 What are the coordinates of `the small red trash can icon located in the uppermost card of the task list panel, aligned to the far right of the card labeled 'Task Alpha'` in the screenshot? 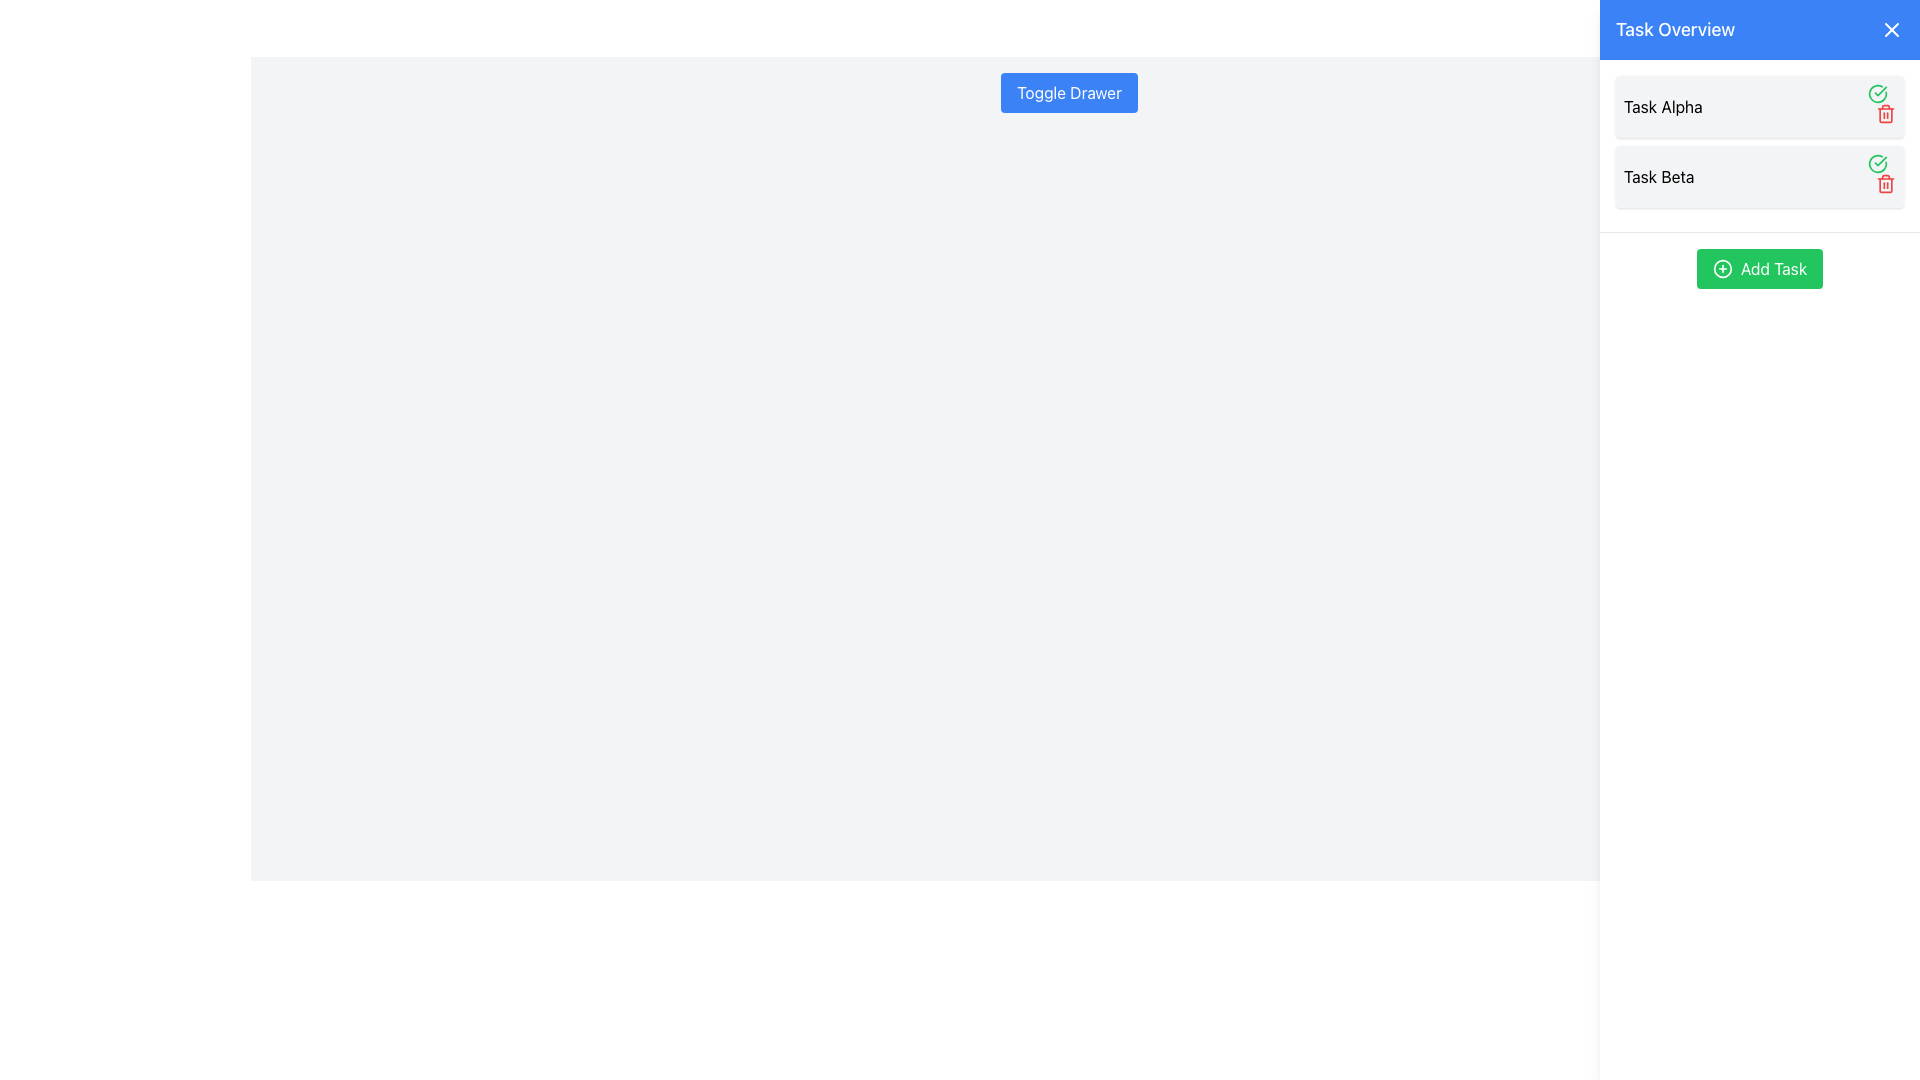 It's located at (1880, 107).